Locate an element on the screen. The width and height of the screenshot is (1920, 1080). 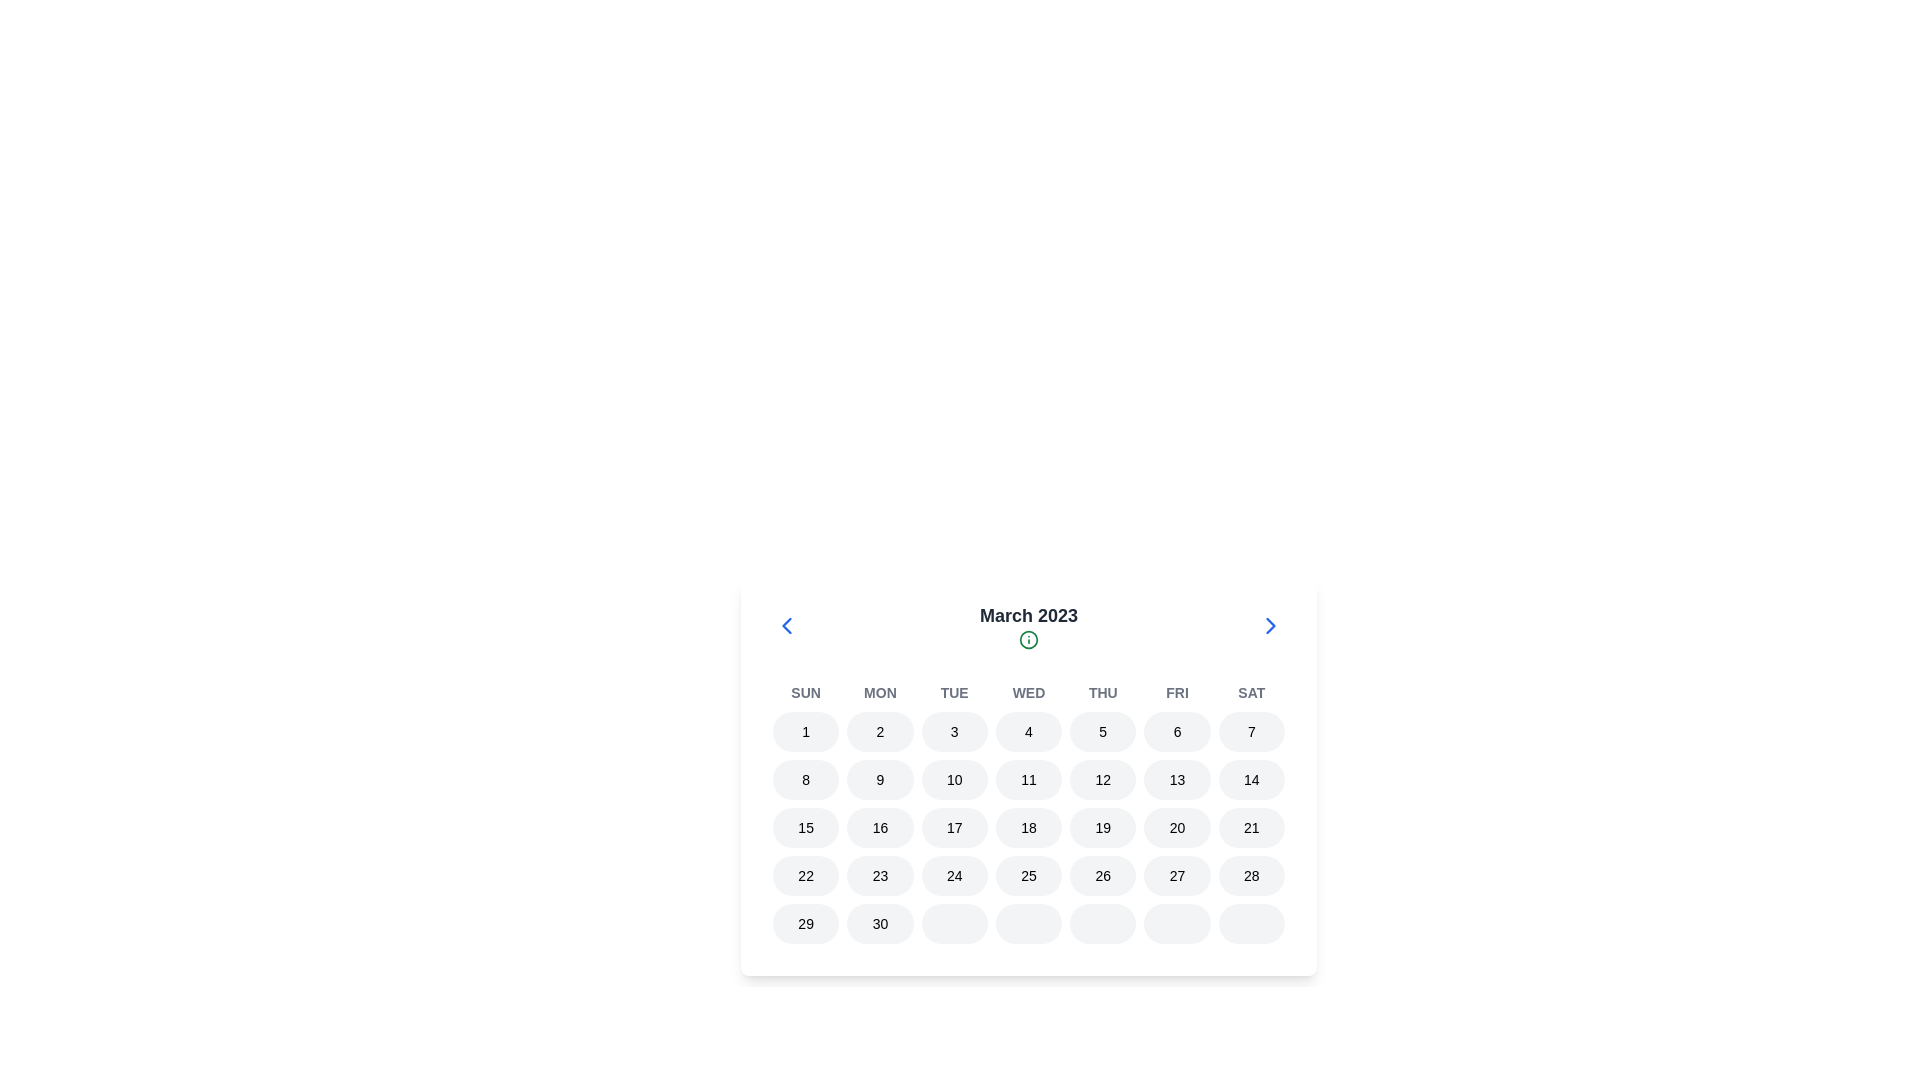
the circular button labeled '25' with a light gray background is located at coordinates (1028, 874).